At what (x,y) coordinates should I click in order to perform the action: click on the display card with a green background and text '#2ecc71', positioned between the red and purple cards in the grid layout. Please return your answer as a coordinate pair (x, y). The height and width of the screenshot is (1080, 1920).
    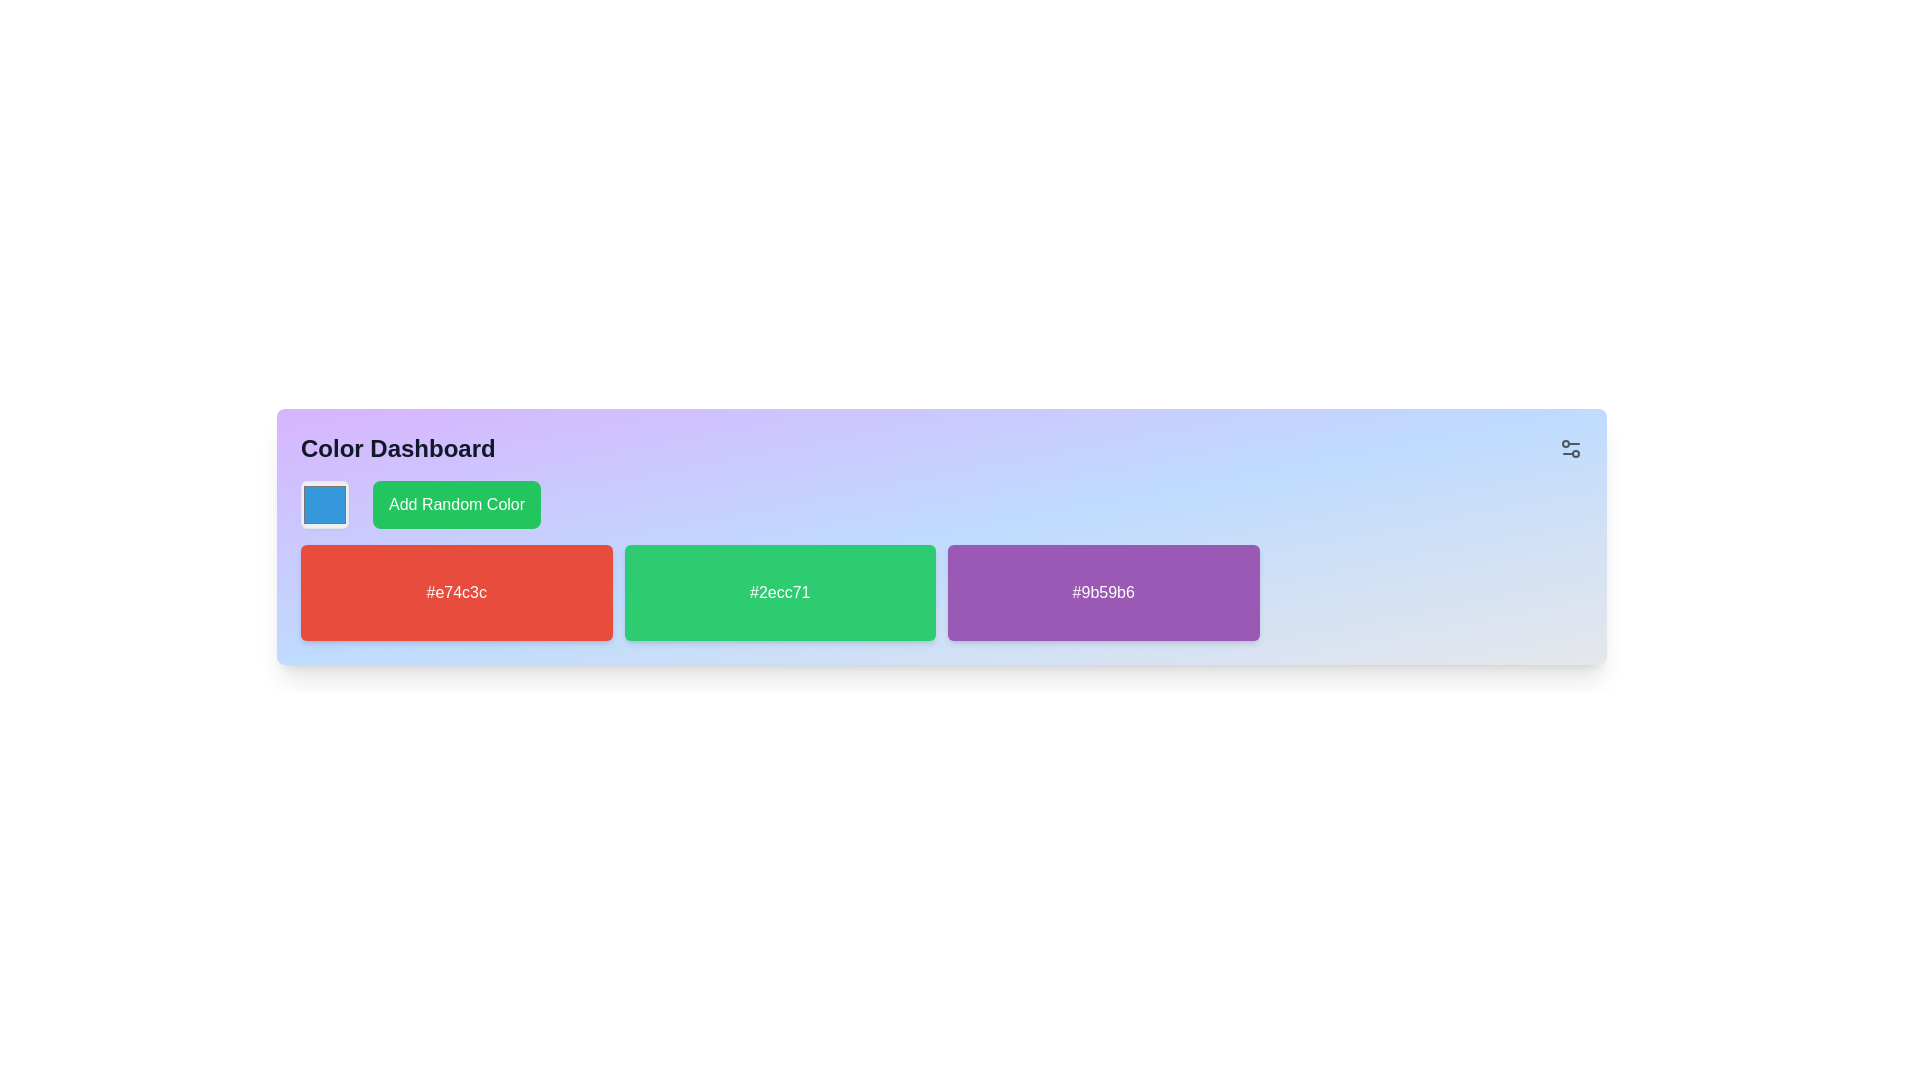
    Looking at the image, I should click on (779, 592).